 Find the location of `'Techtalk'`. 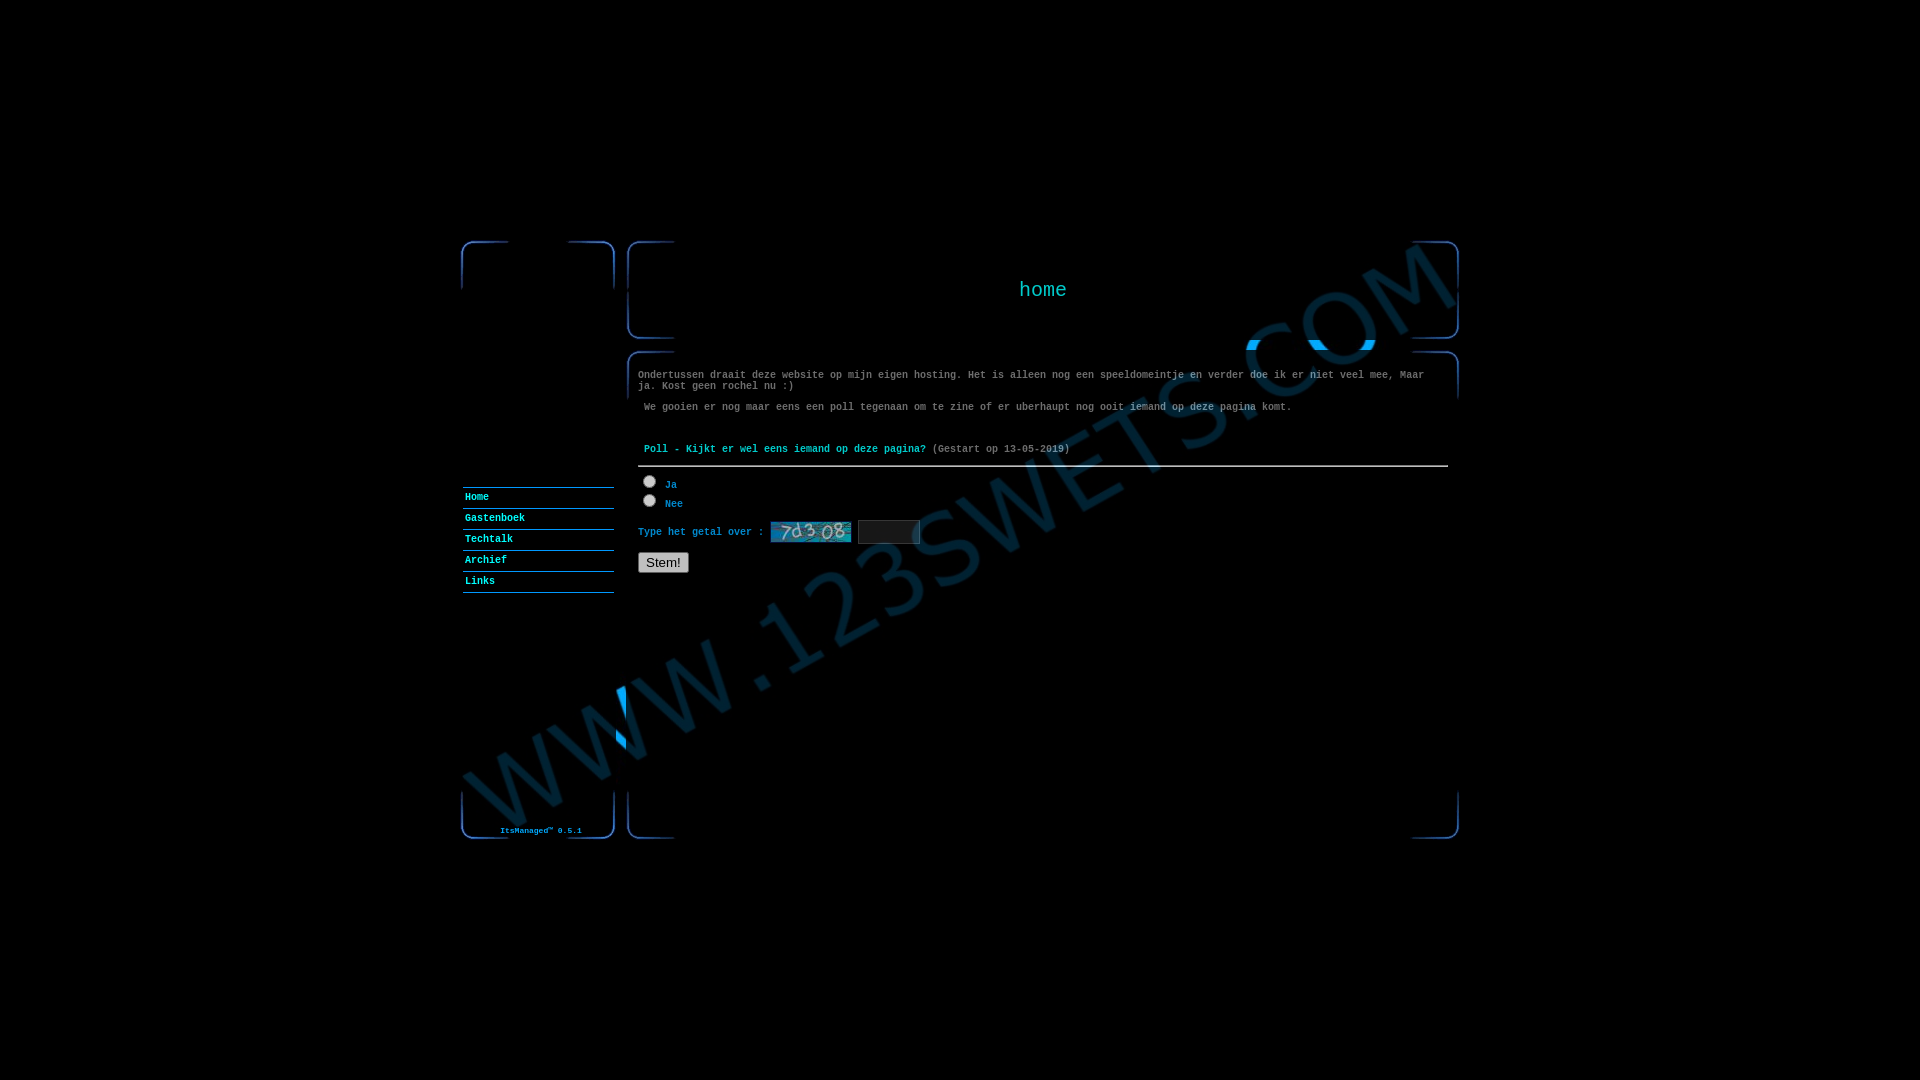

'Techtalk' is located at coordinates (464, 540).